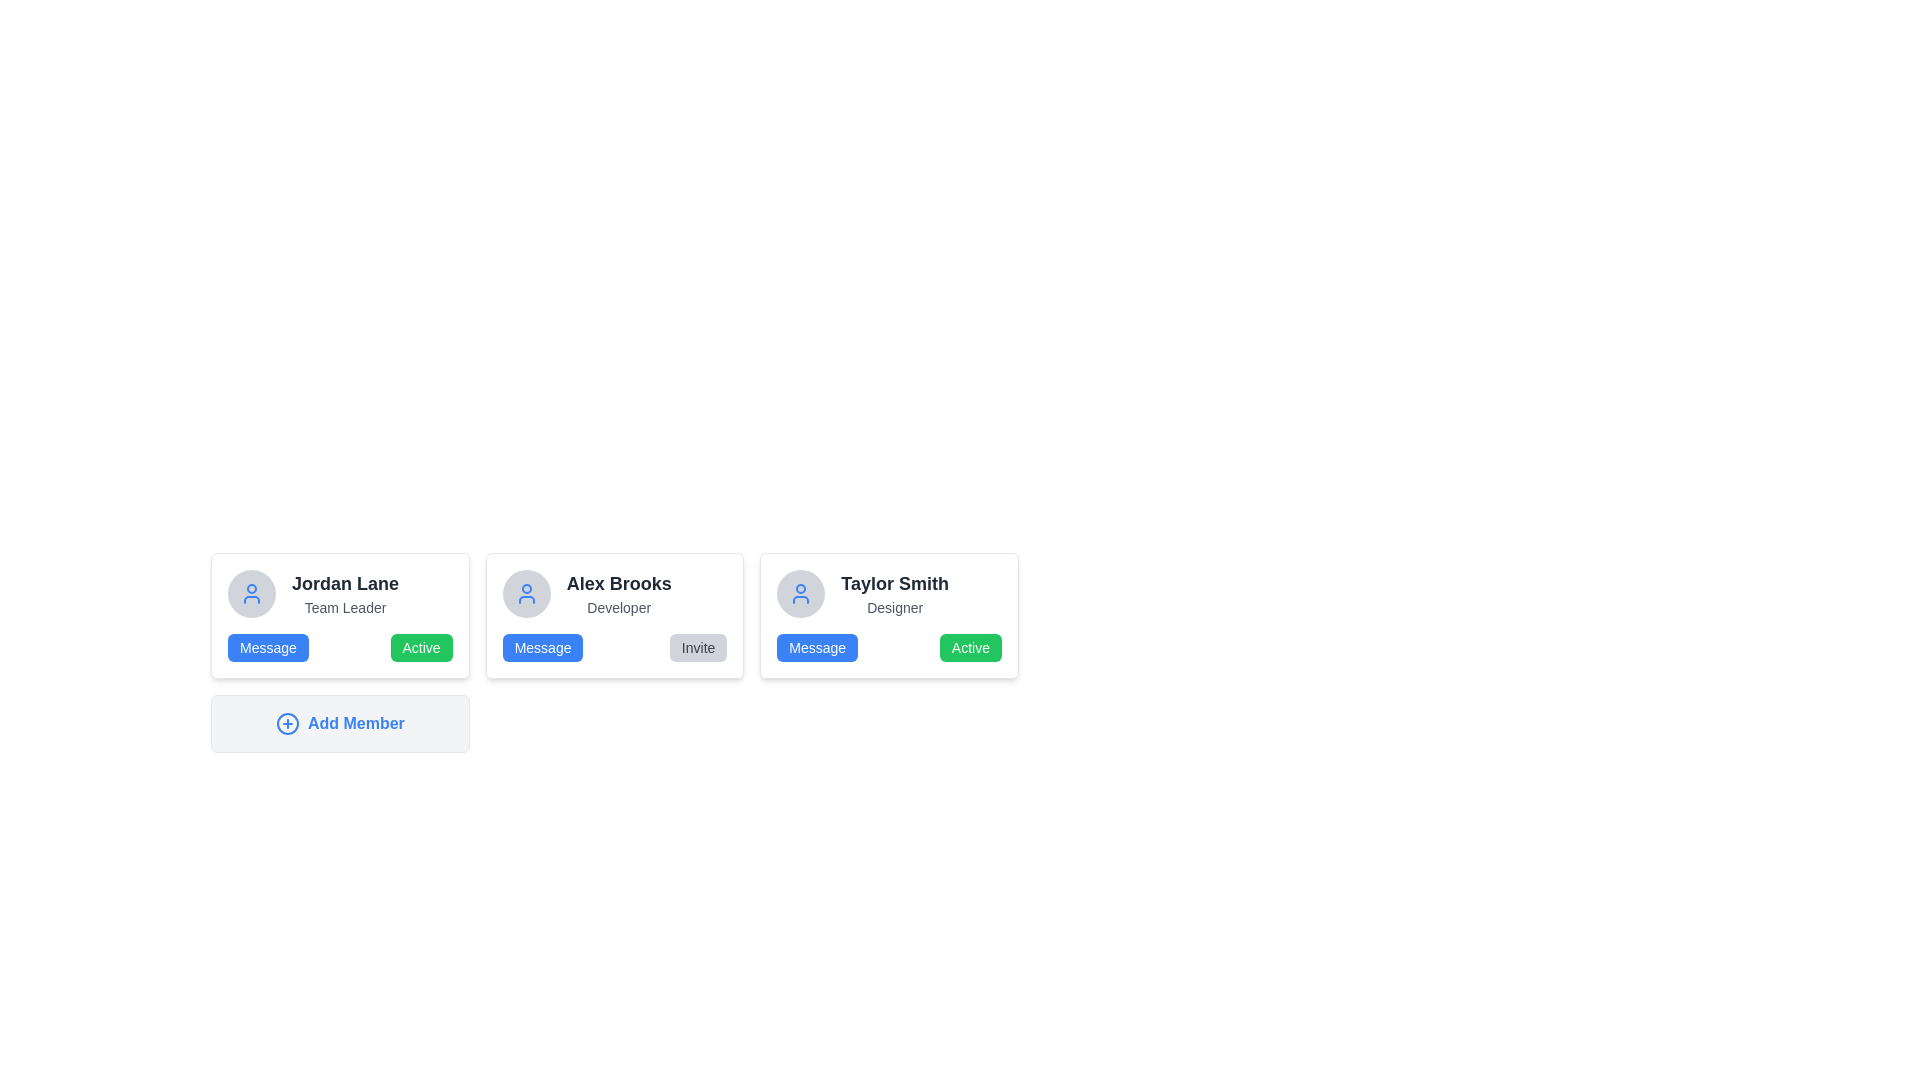 This screenshot has height=1080, width=1920. I want to click on the 'Active' button on the first user information card located in the top-left of the grid layout, so click(340, 615).